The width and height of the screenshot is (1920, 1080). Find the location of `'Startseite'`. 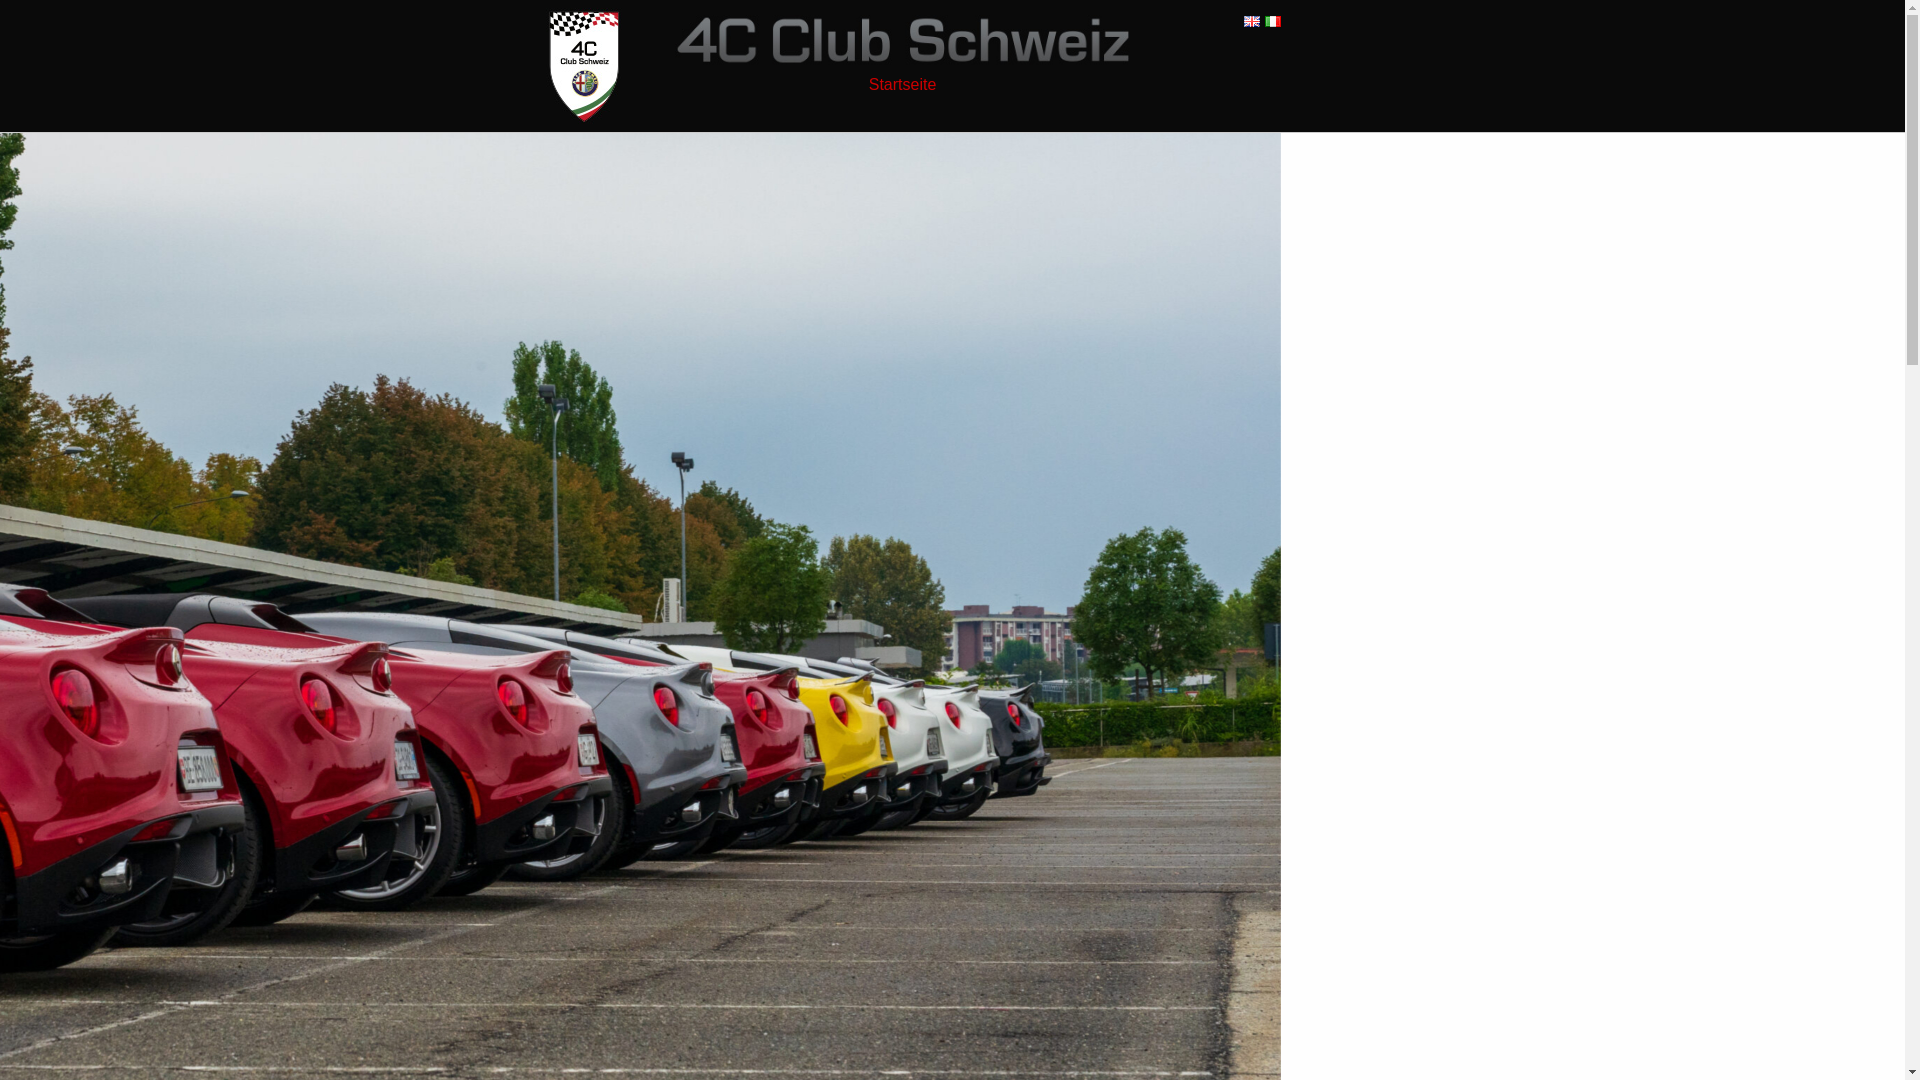

'Startseite' is located at coordinates (901, 83).